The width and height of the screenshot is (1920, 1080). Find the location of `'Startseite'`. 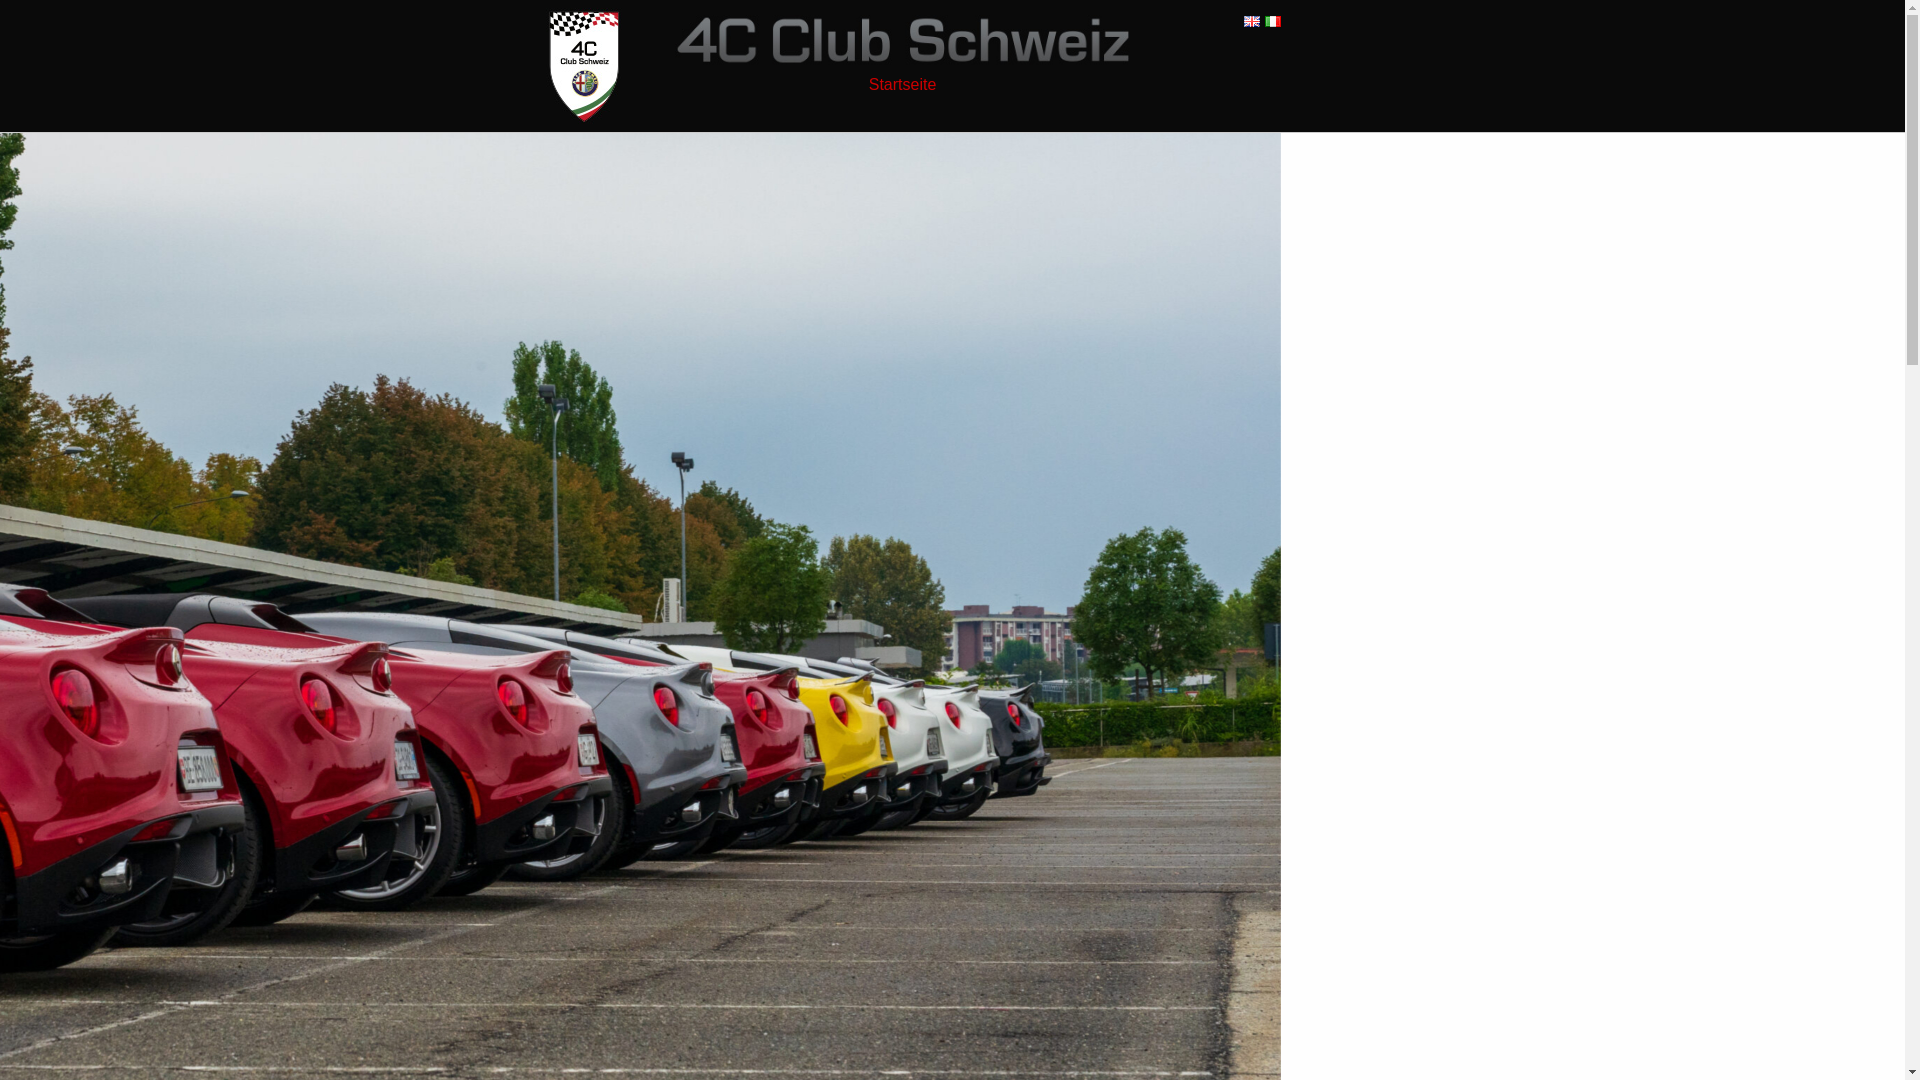

'Startseite' is located at coordinates (901, 83).